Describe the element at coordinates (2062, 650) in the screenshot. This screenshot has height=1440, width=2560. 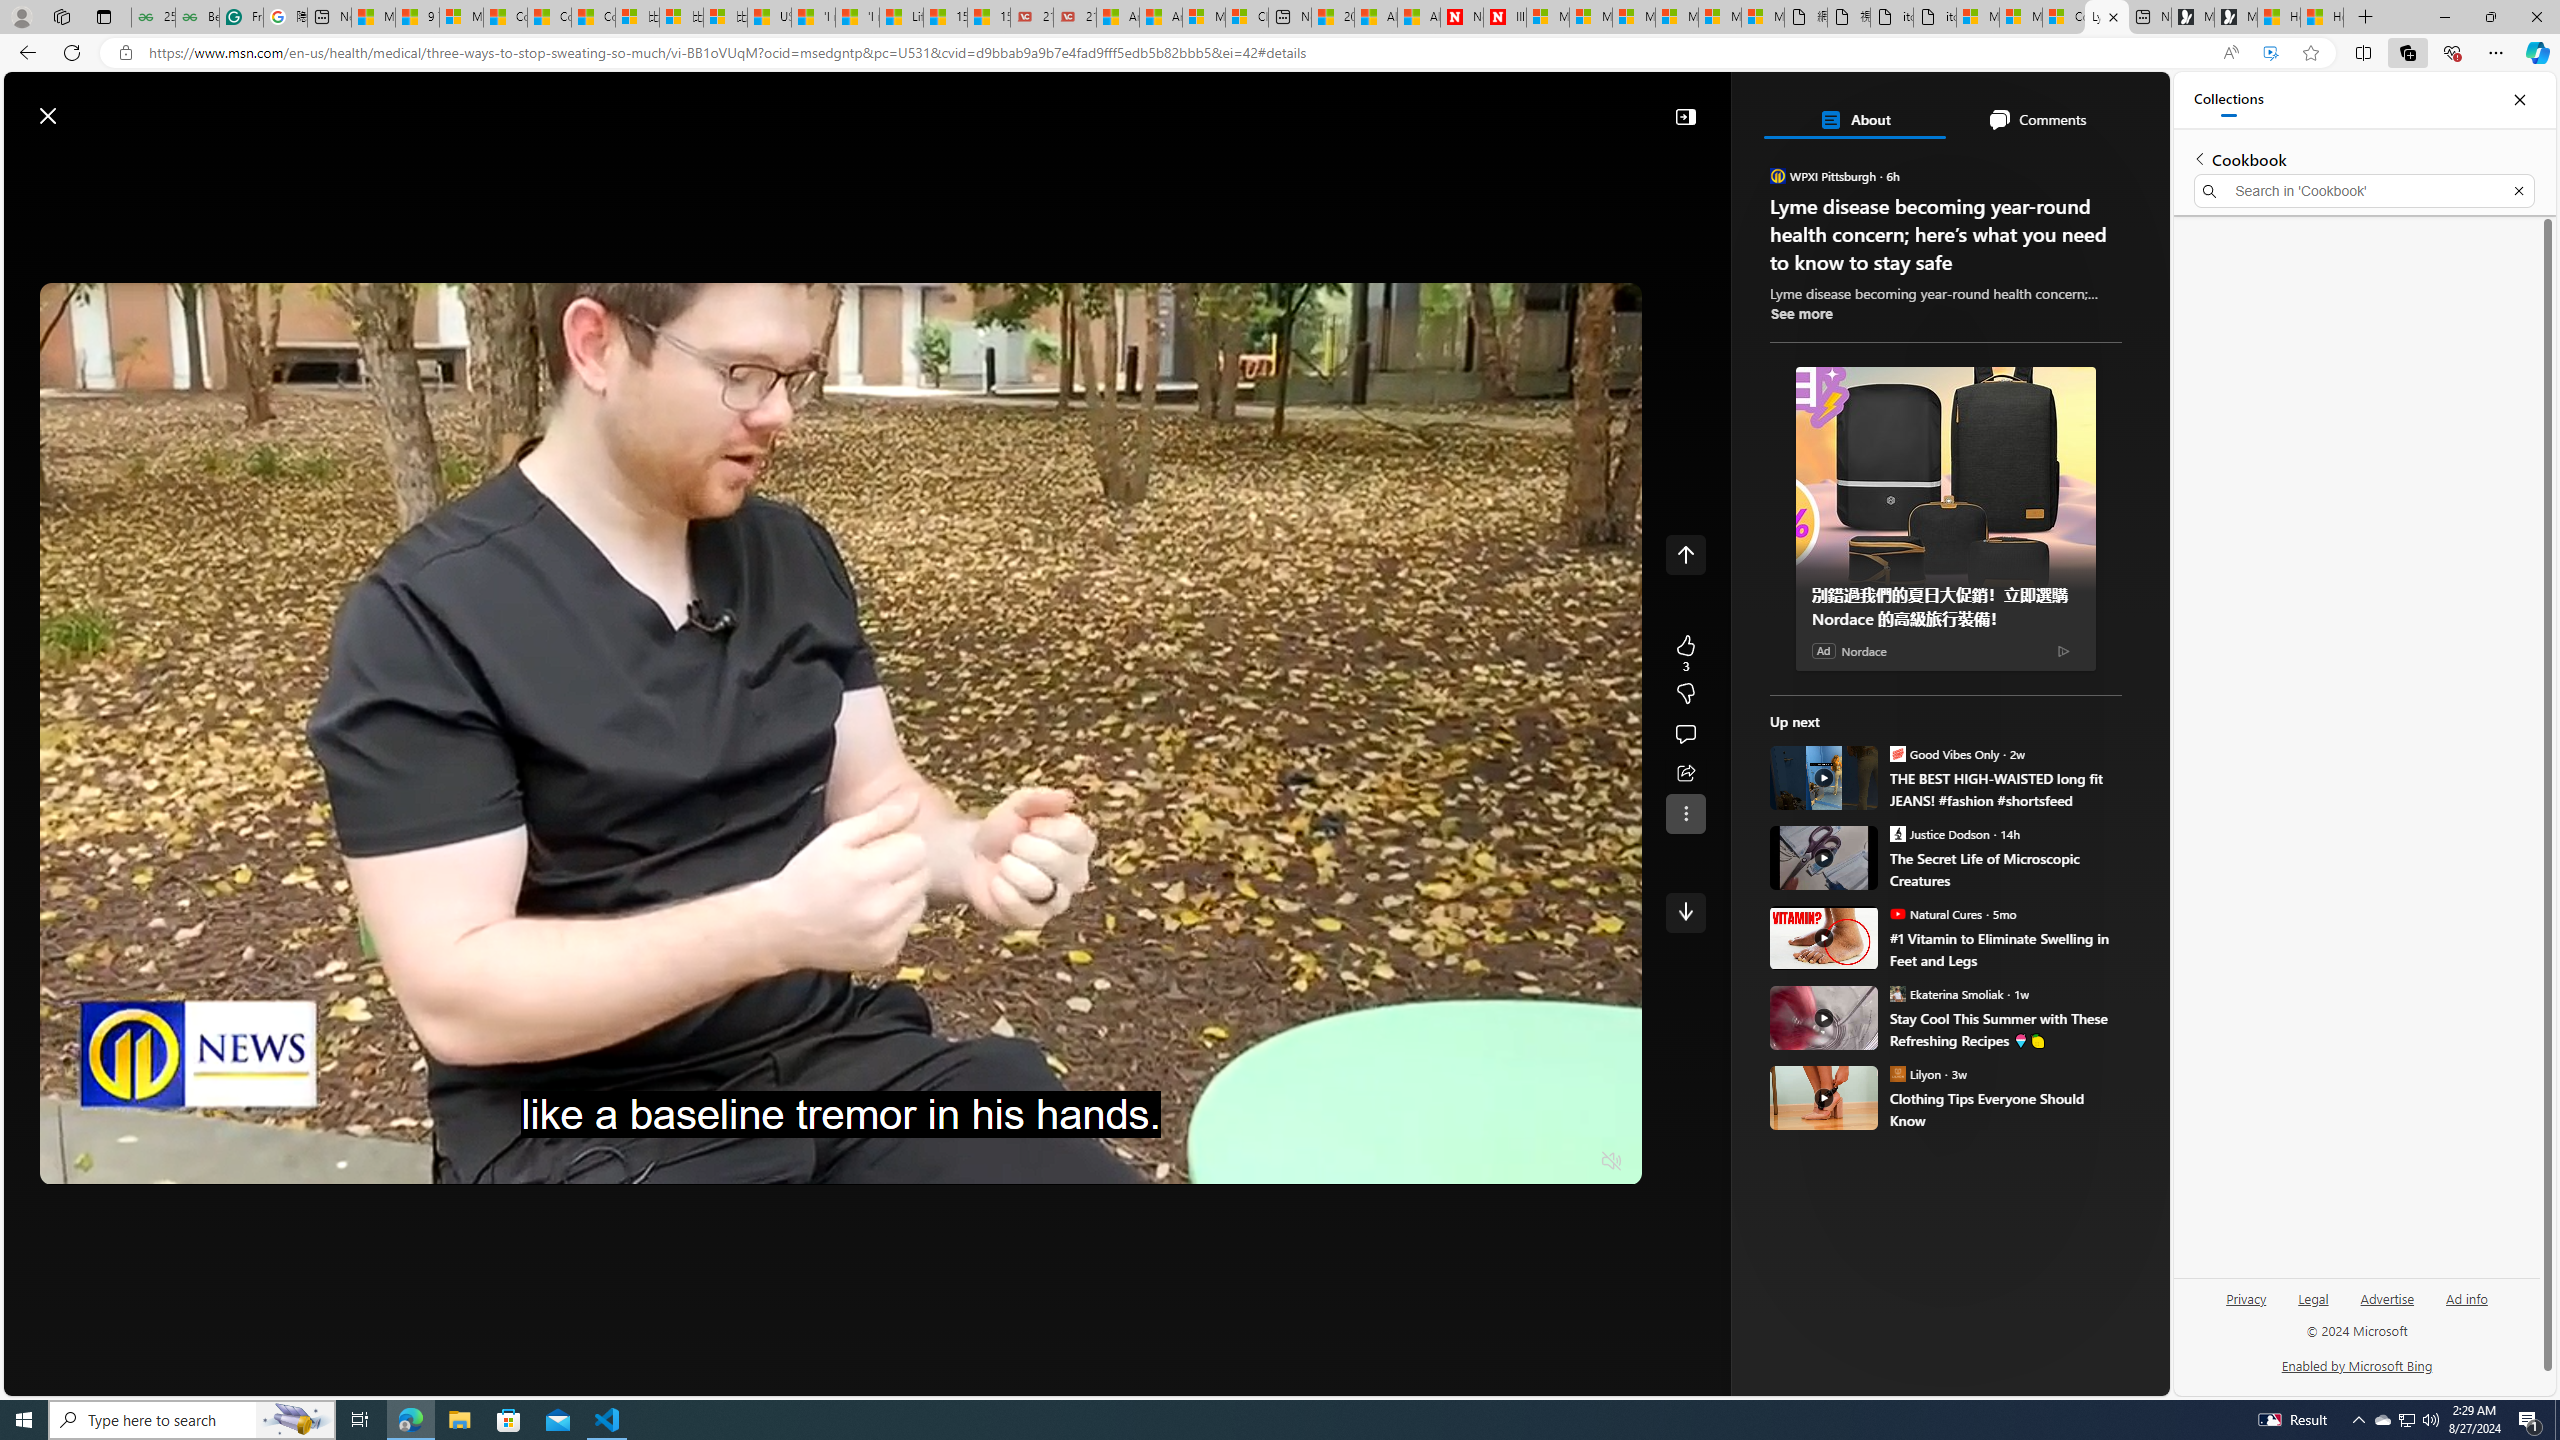
I see `'Ad Choice'` at that location.